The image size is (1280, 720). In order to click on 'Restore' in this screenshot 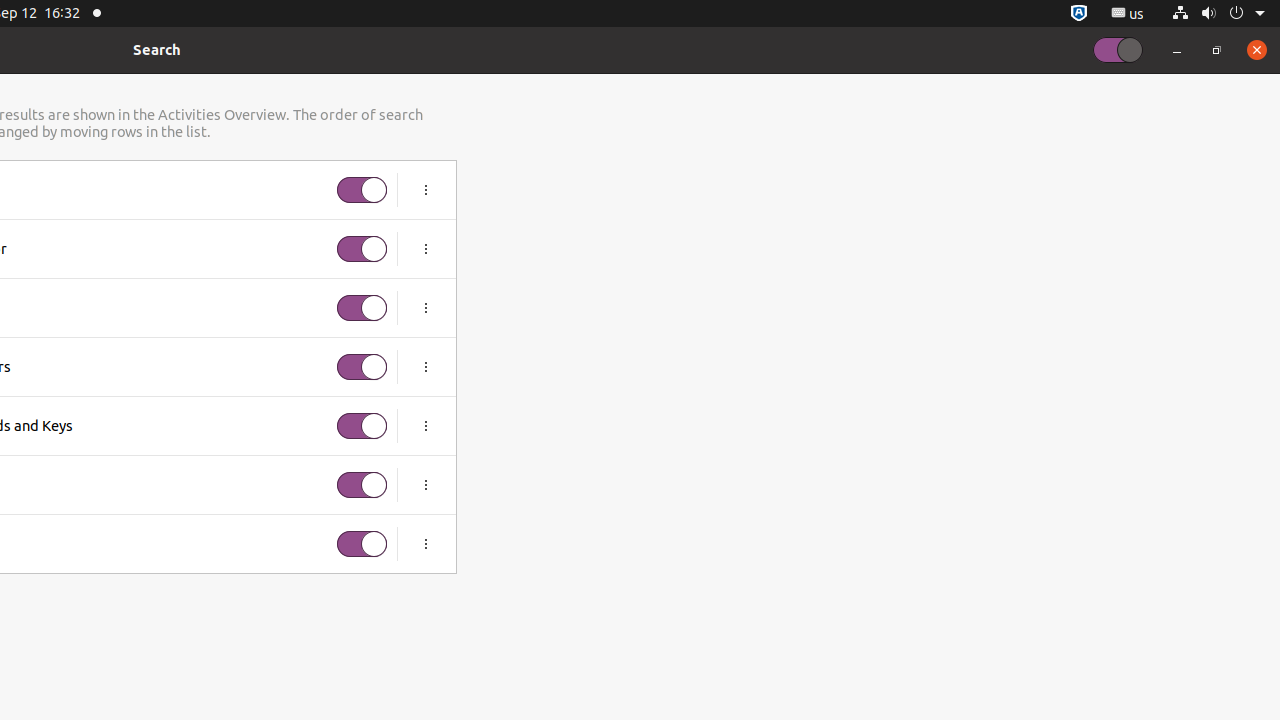, I will do `click(1216, 48)`.